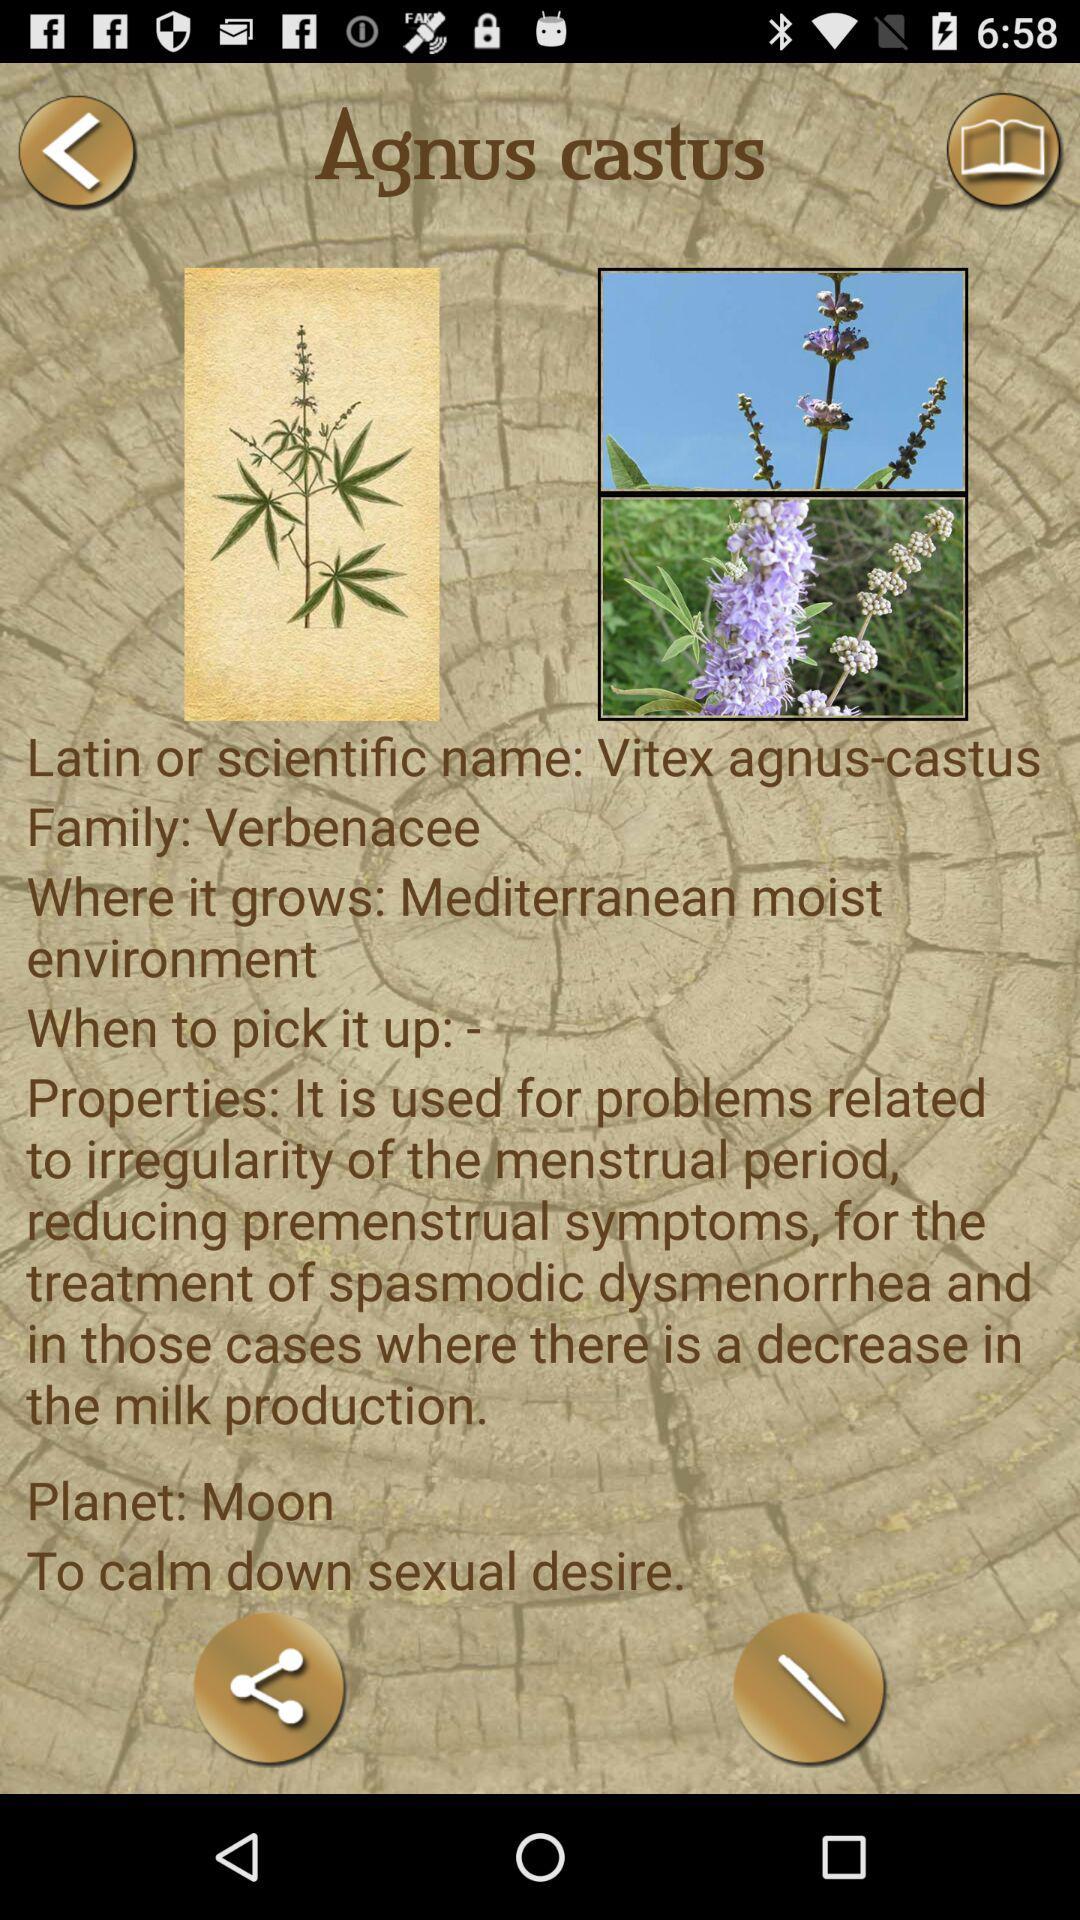 The width and height of the screenshot is (1080, 1920). I want to click on zoom in picture, so click(312, 494).